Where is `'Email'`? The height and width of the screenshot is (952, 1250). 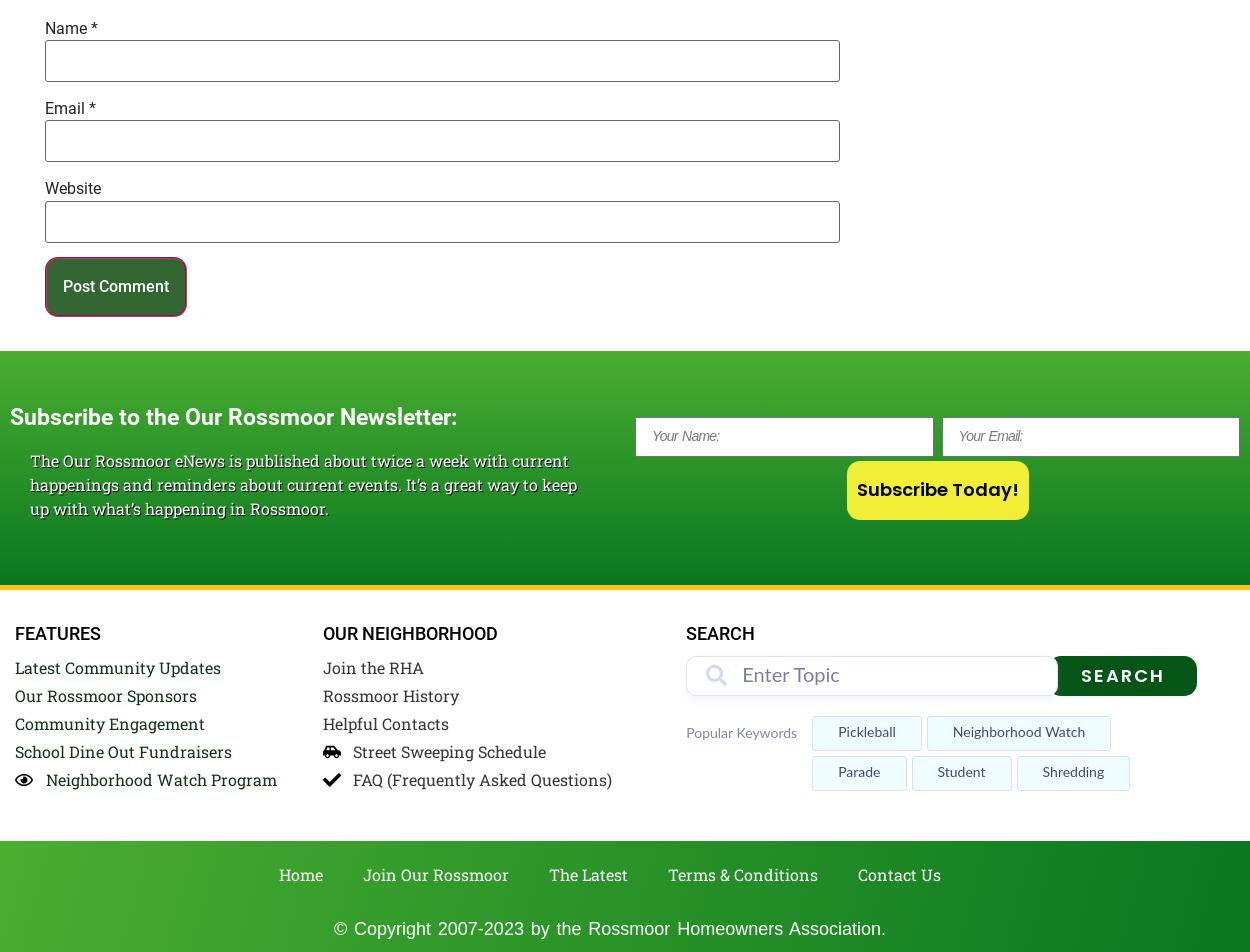 'Email' is located at coordinates (66, 107).